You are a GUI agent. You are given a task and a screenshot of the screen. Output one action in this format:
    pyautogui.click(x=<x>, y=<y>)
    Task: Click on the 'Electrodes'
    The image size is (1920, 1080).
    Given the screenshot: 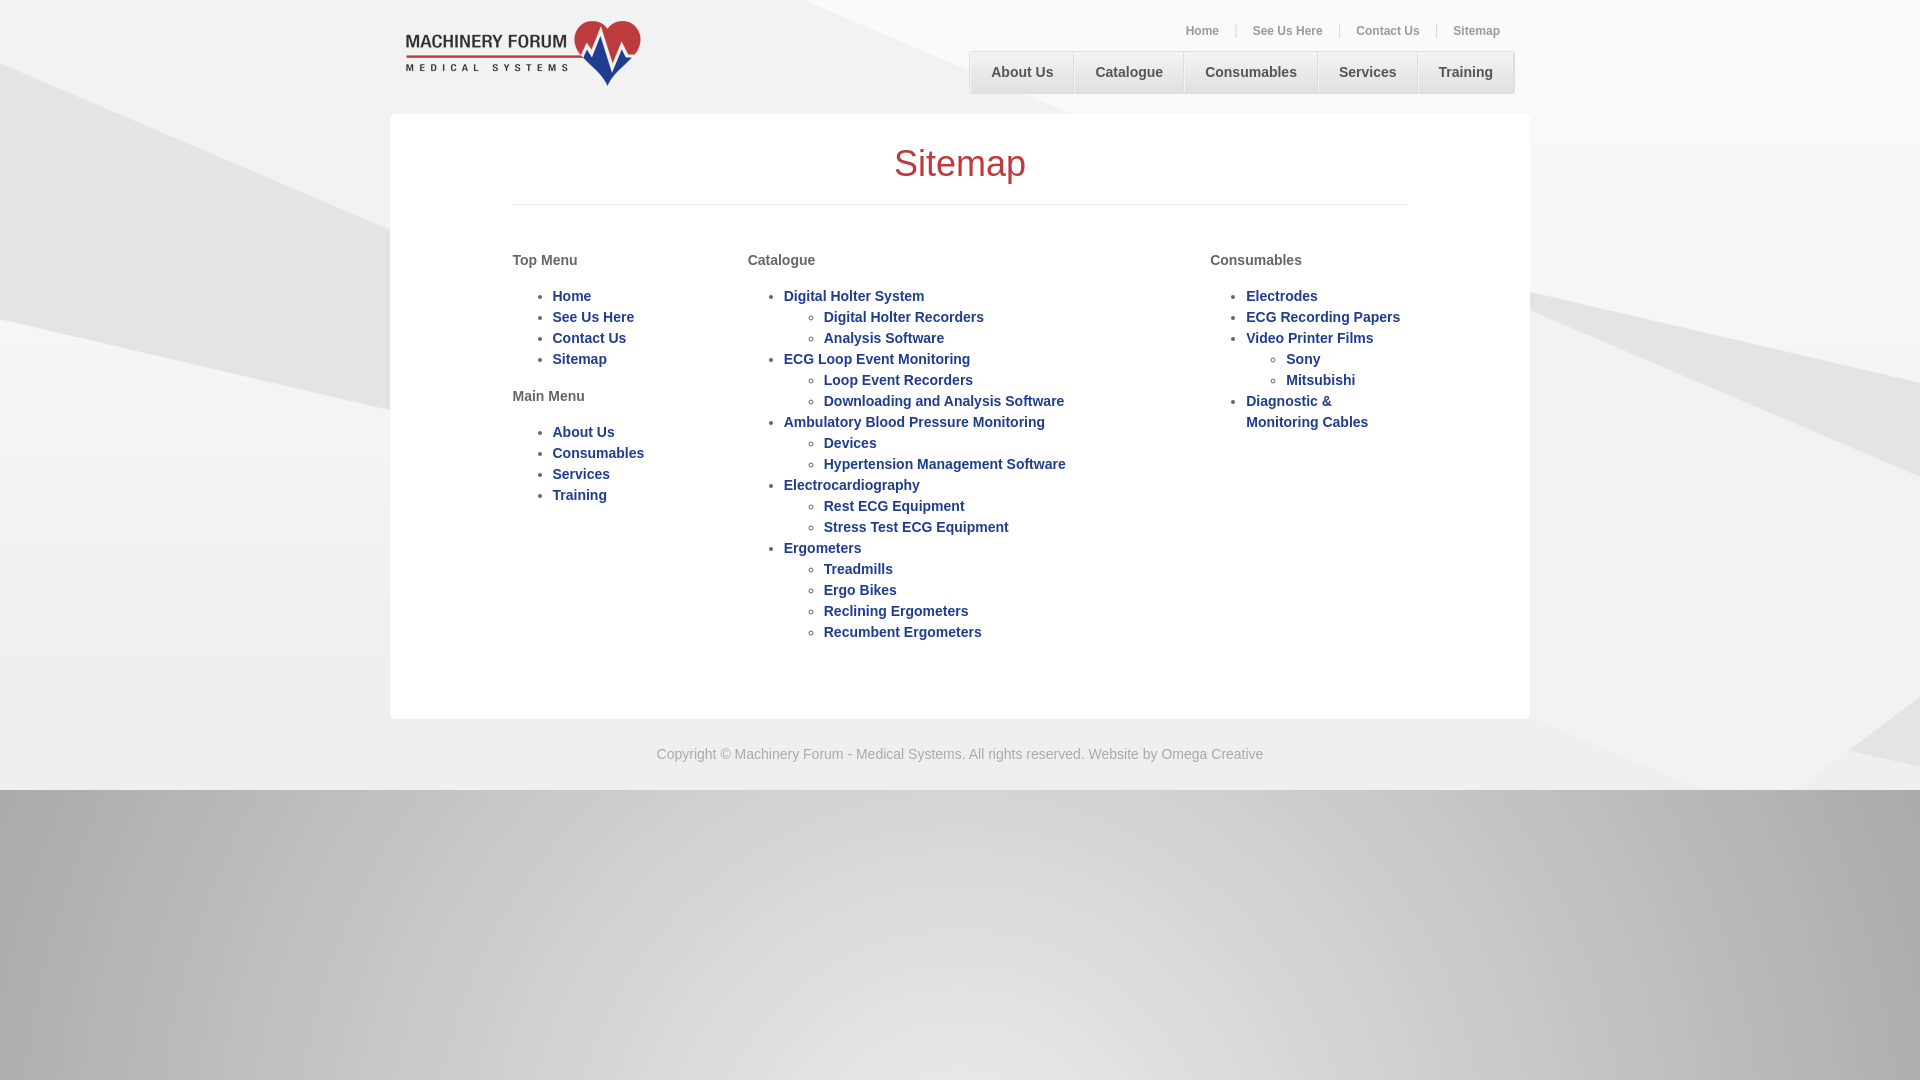 What is the action you would take?
    pyautogui.click(x=1281, y=296)
    